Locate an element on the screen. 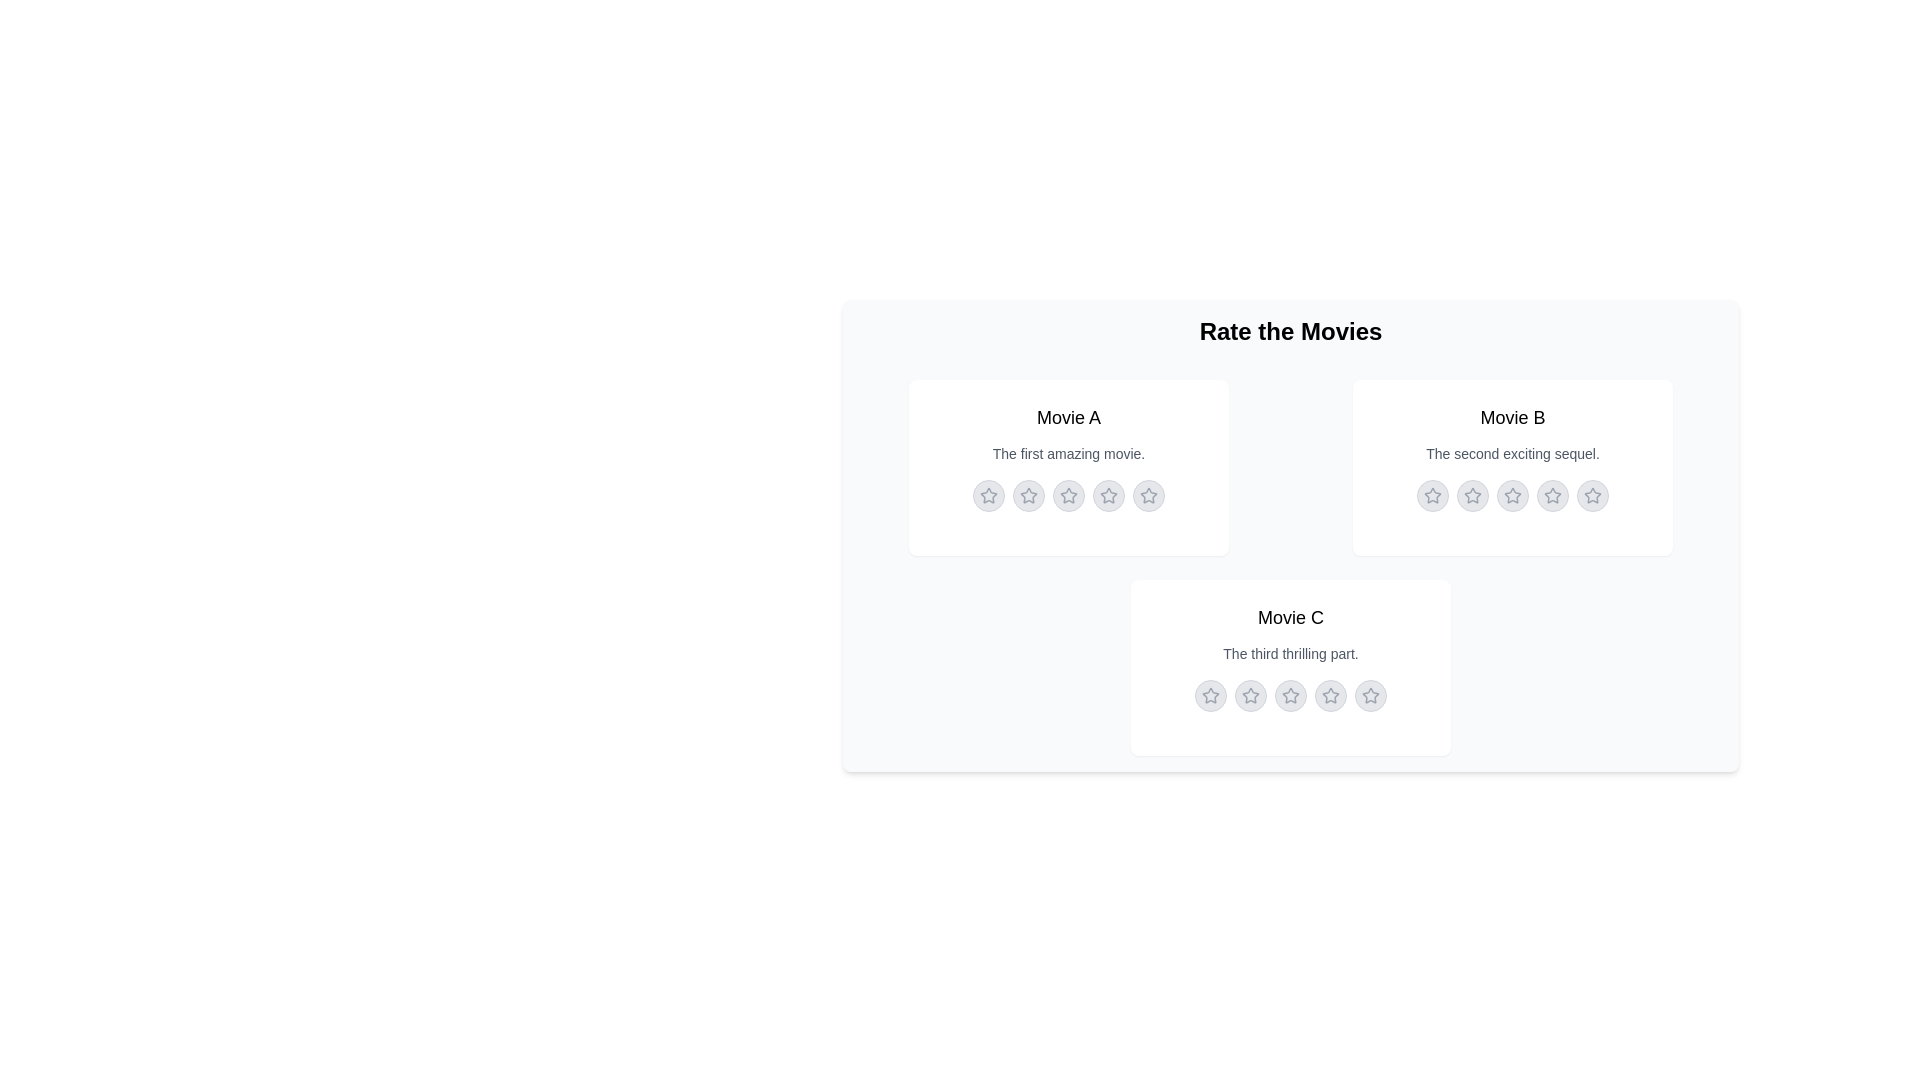 This screenshot has height=1080, width=1920. the third circular button with a star icon under the 'Movie A' section is located at coordinates (1068, 495).